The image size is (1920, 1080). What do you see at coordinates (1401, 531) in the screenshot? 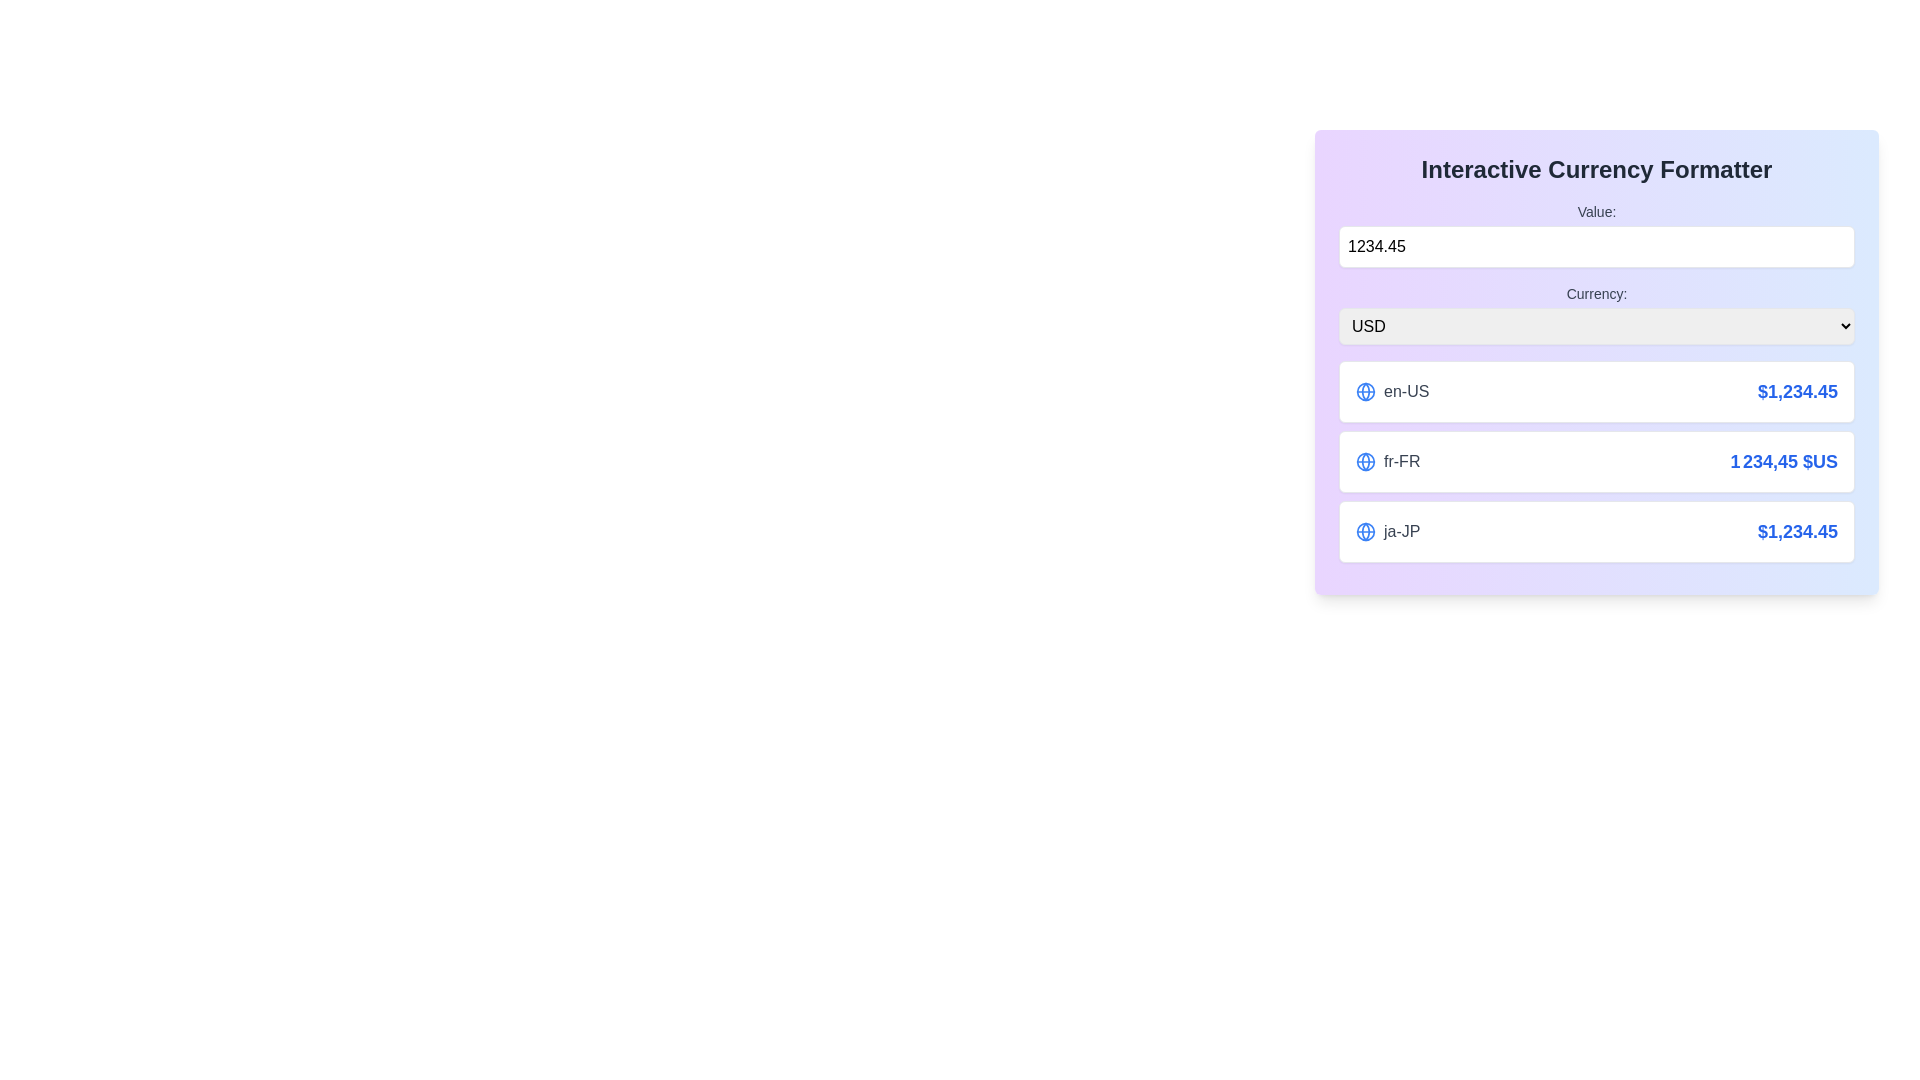
I see `the language identifier label that displays 'Japanese - Japan', located in the third row next to the globe icon and left of the currency amount '$1,234.45'` at bounding box center [1401, 531].